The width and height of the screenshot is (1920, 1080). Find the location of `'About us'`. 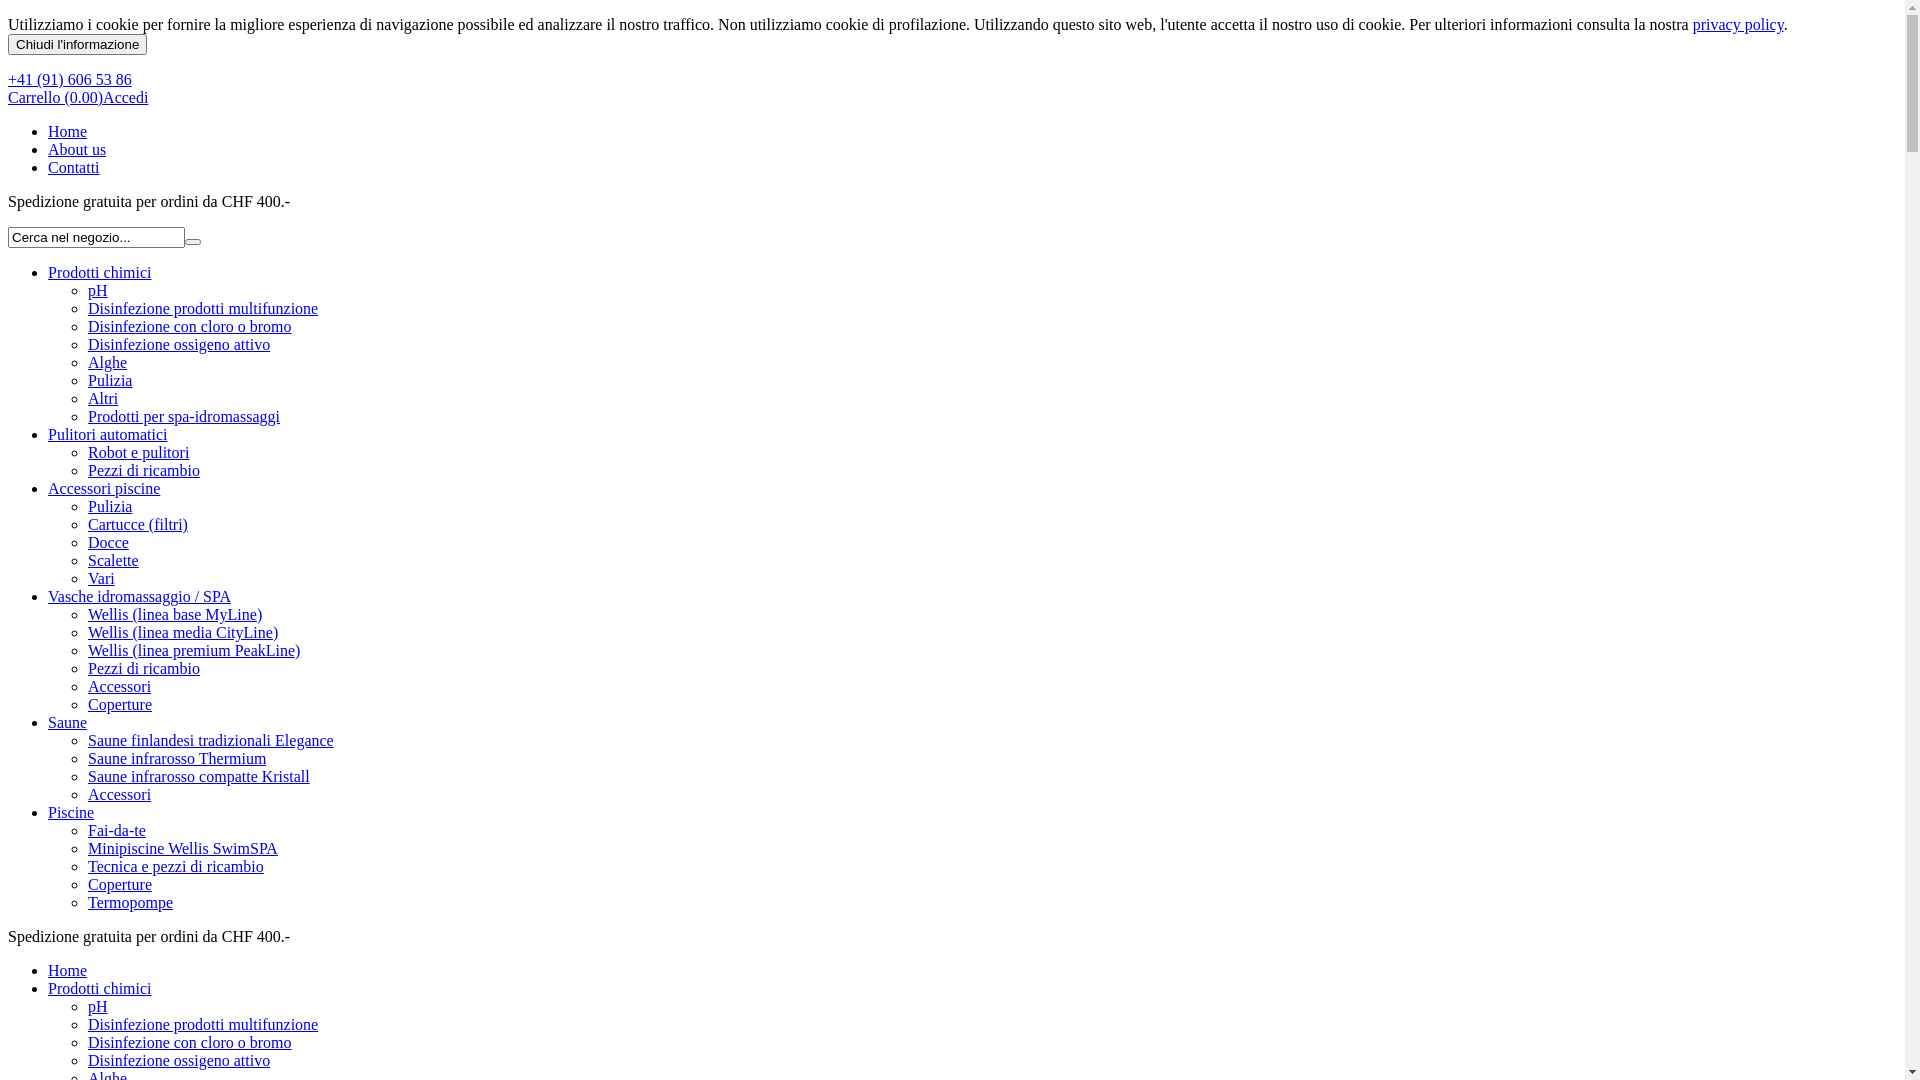

'About us' is located at coordinates (76, 148).